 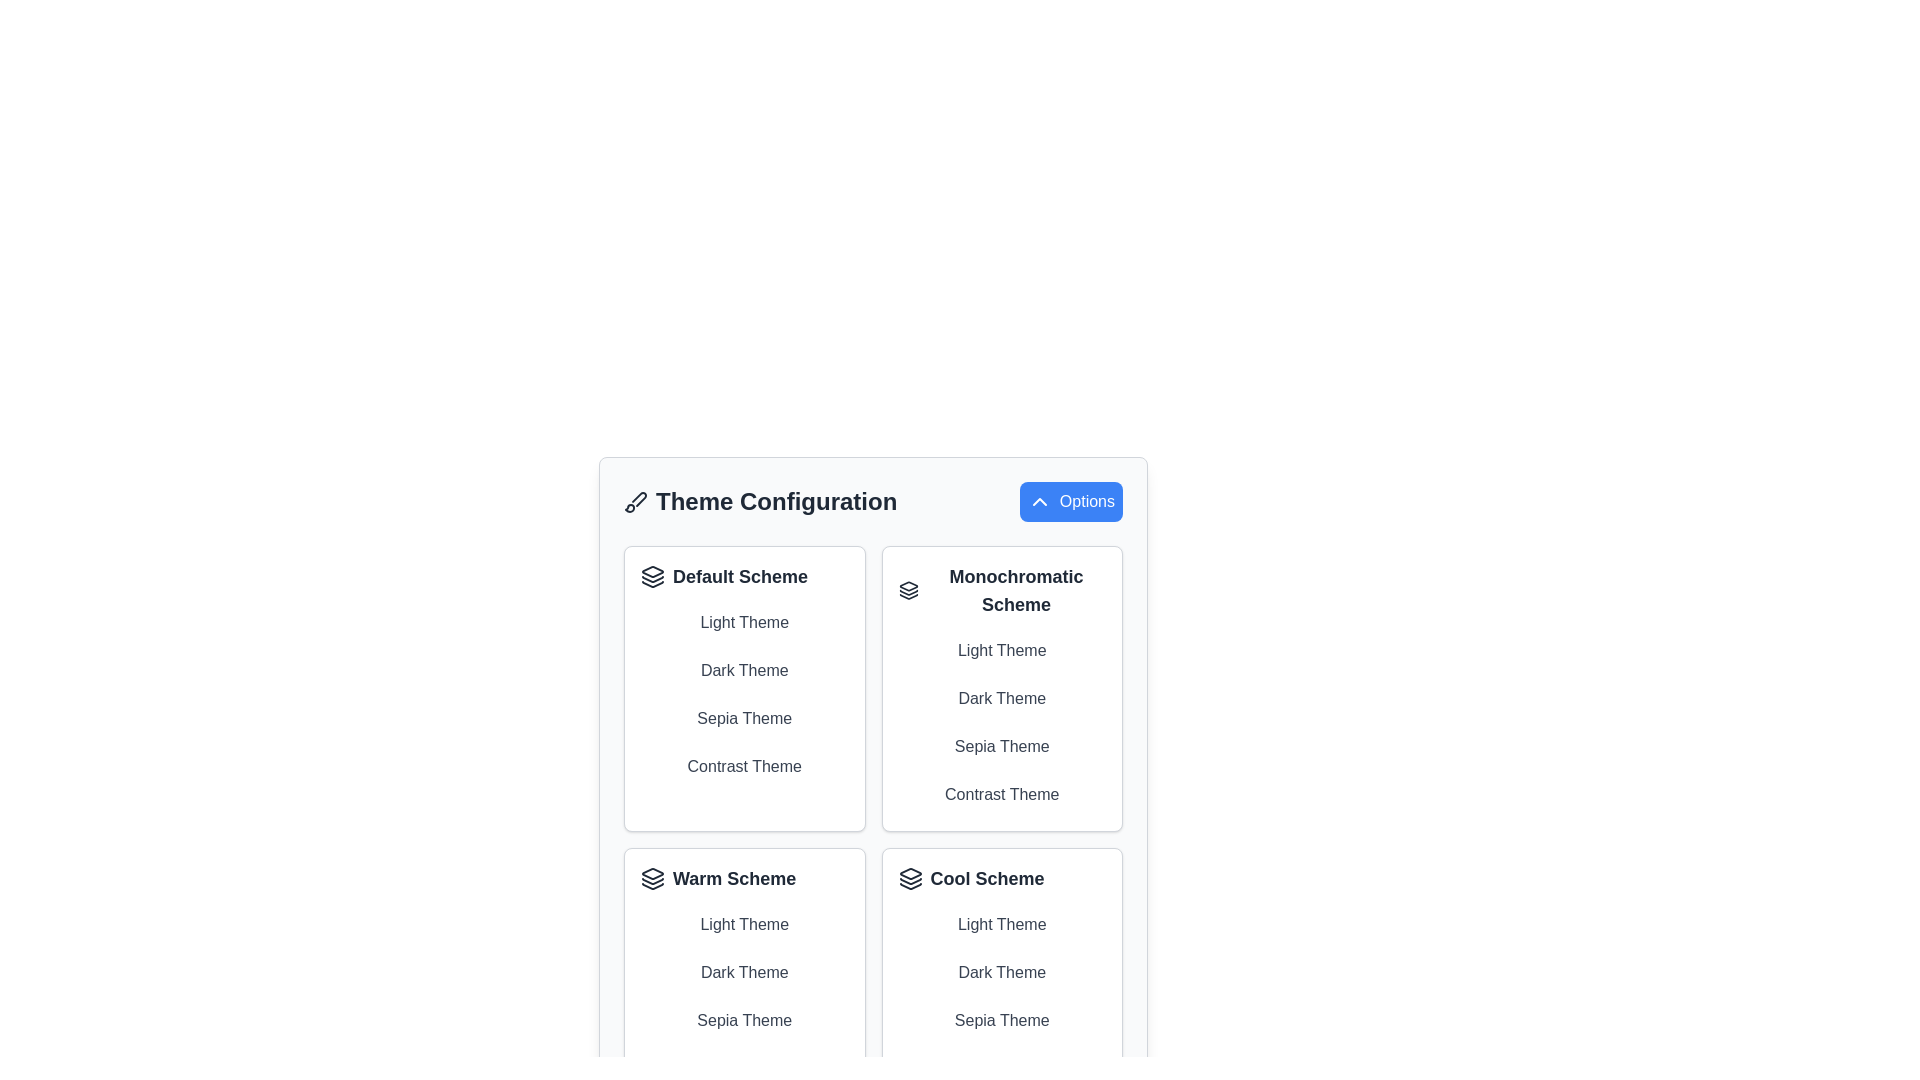 What do you see at coordinates (909, 885) in the screenshot?
I see `visual representation of the third graphical icon in a vertical stack, shaped like a layer icon, located at the bottom of its containing block` at bounding box center [909, 885].